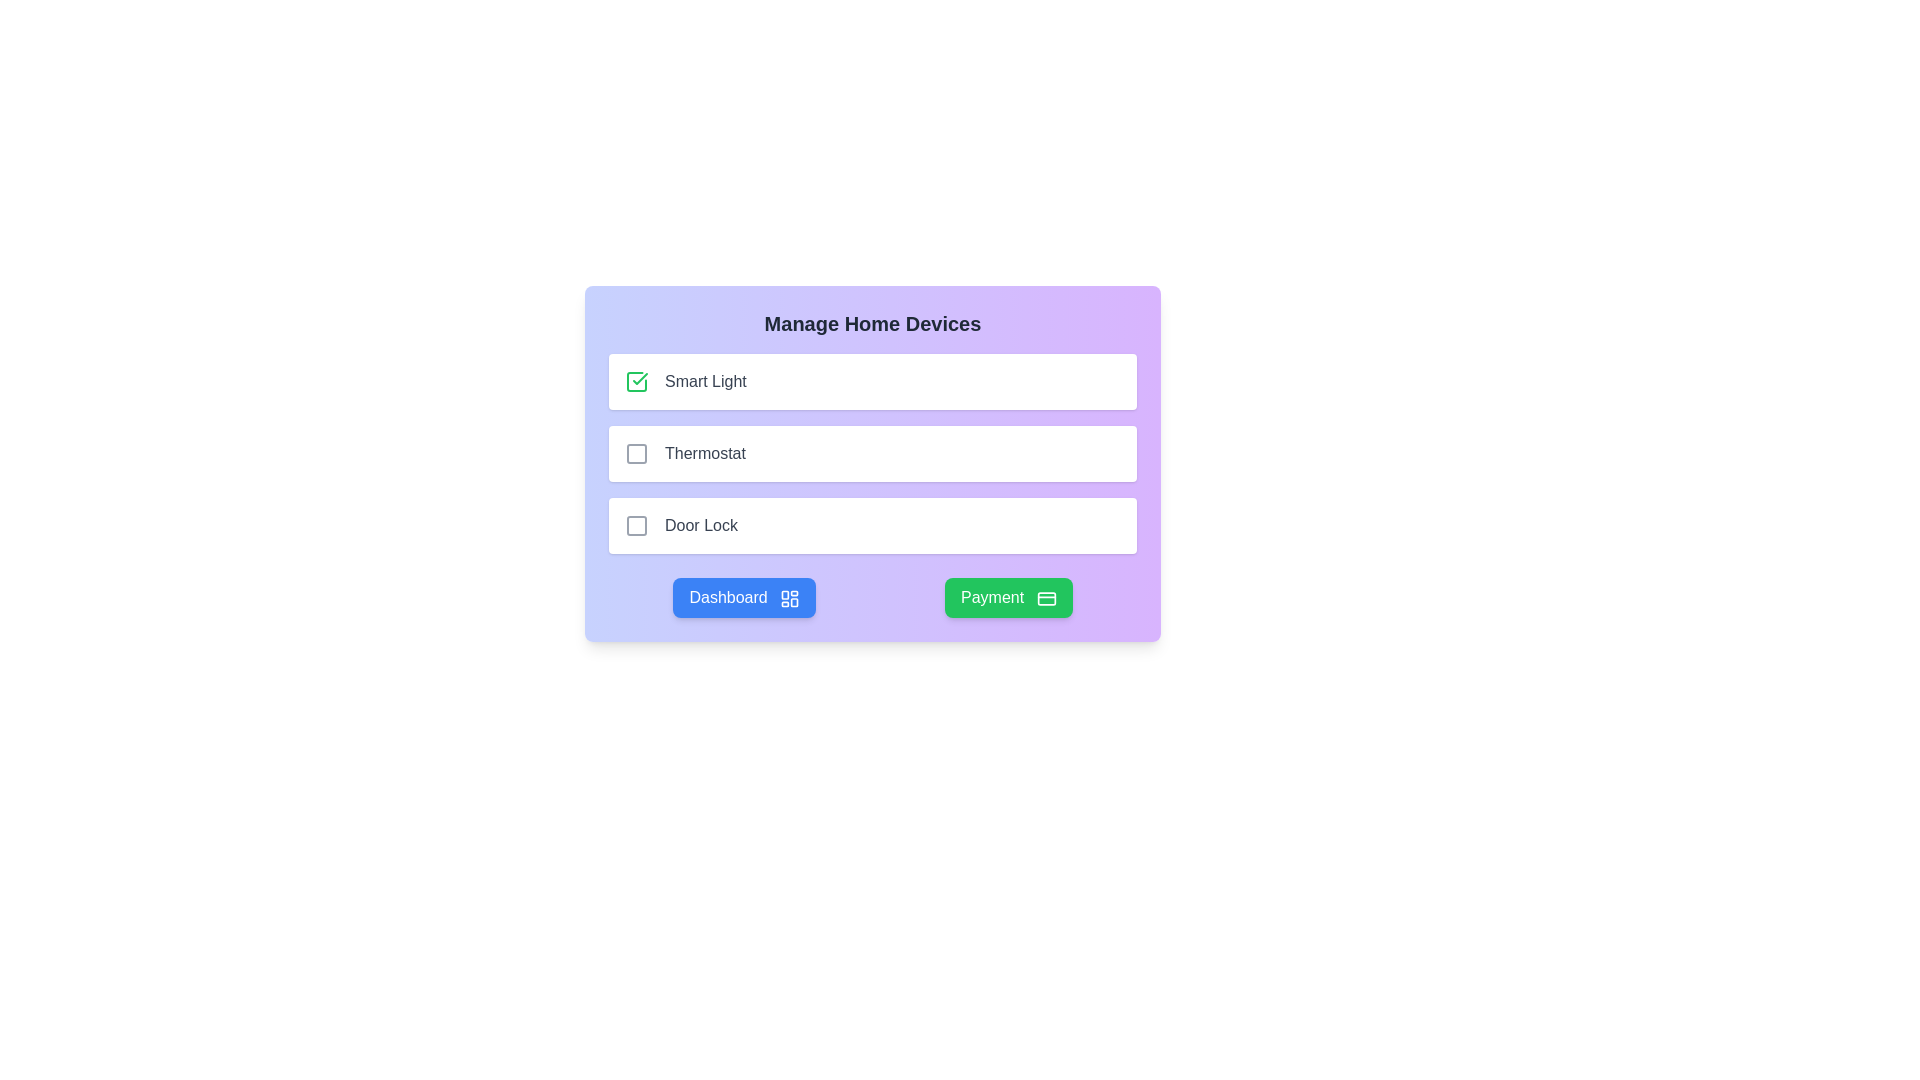 This screenshot has width=1920, height=1080. Describe the element at coordinates (873, 596) in the screenshot. I see `the blue 'Dashboard' button located in the navigation bar at the bottom of the 'Manage Home Devices' card` at that location.